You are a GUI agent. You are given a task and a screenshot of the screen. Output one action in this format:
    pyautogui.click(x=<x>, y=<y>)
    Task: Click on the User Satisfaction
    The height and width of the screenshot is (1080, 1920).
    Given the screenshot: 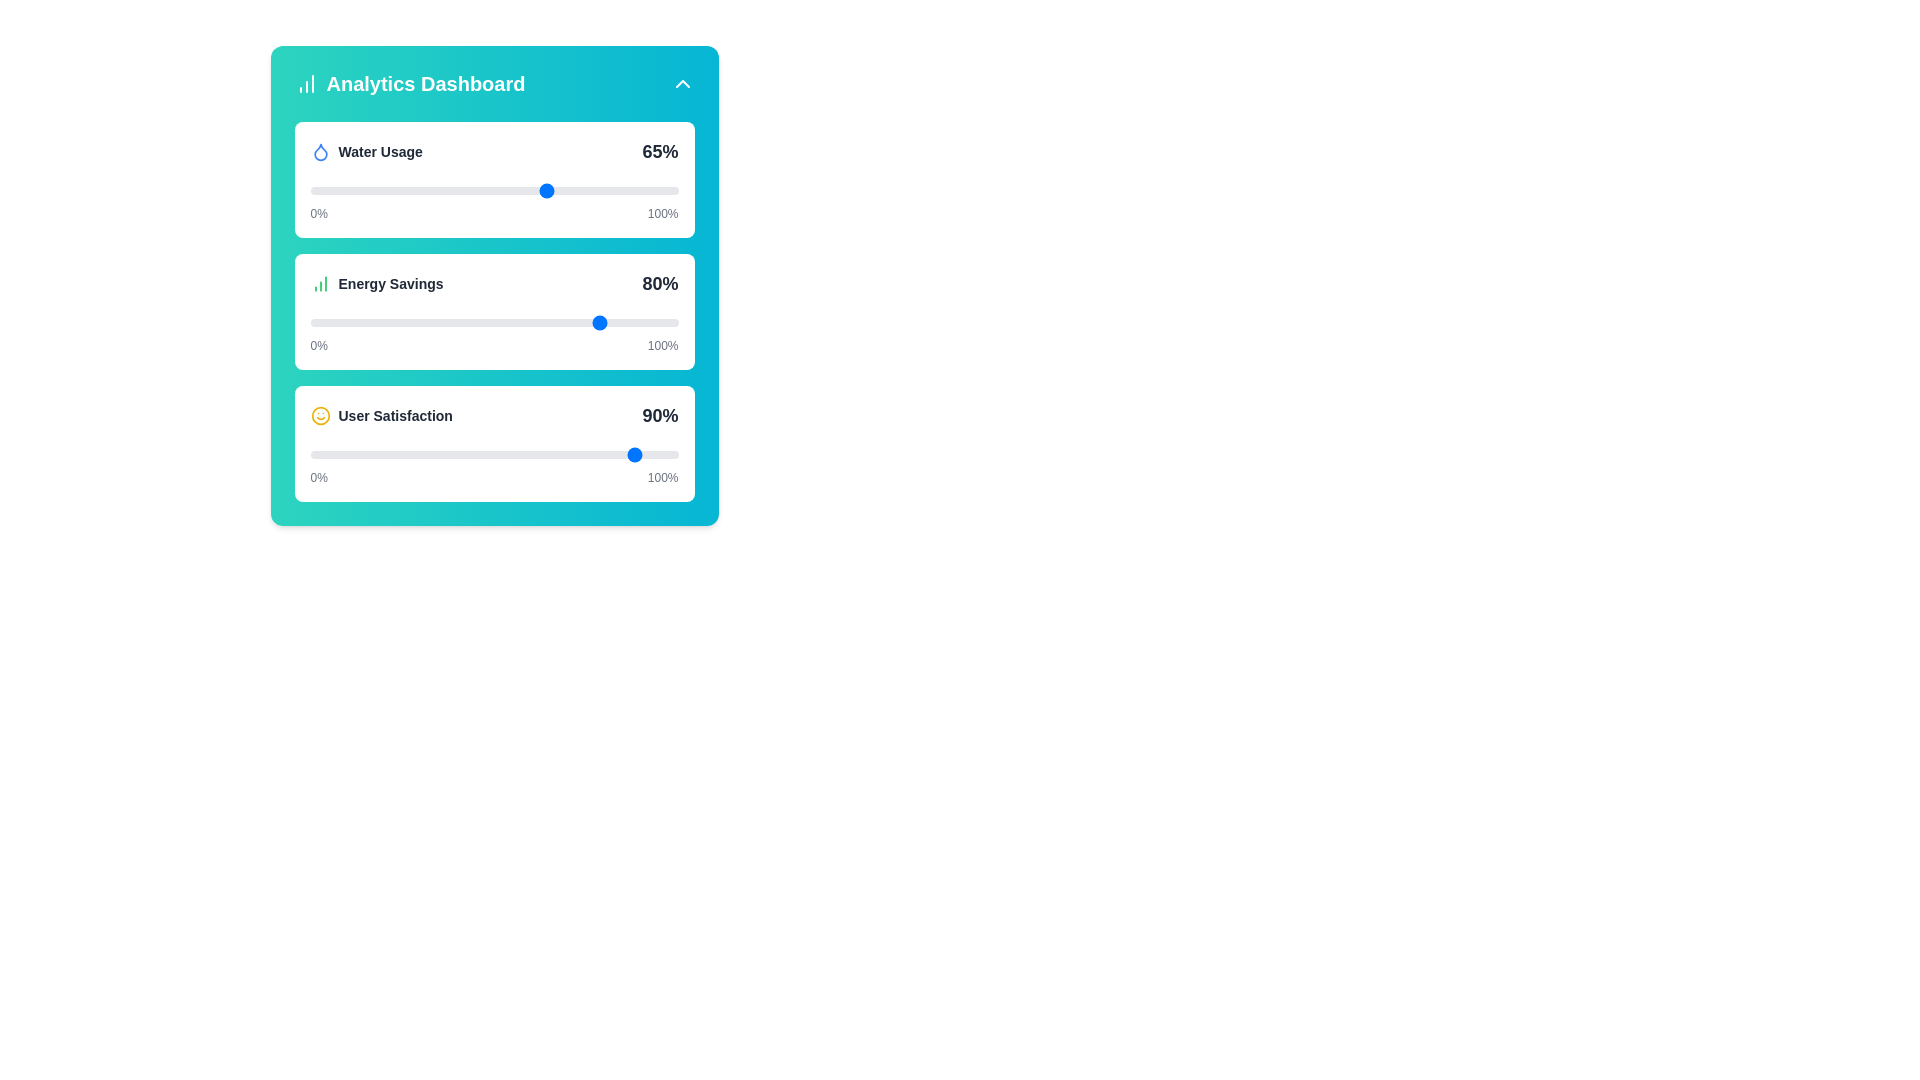 What is the action you would take?
    pyautogui.click(x=534, y=455)
    